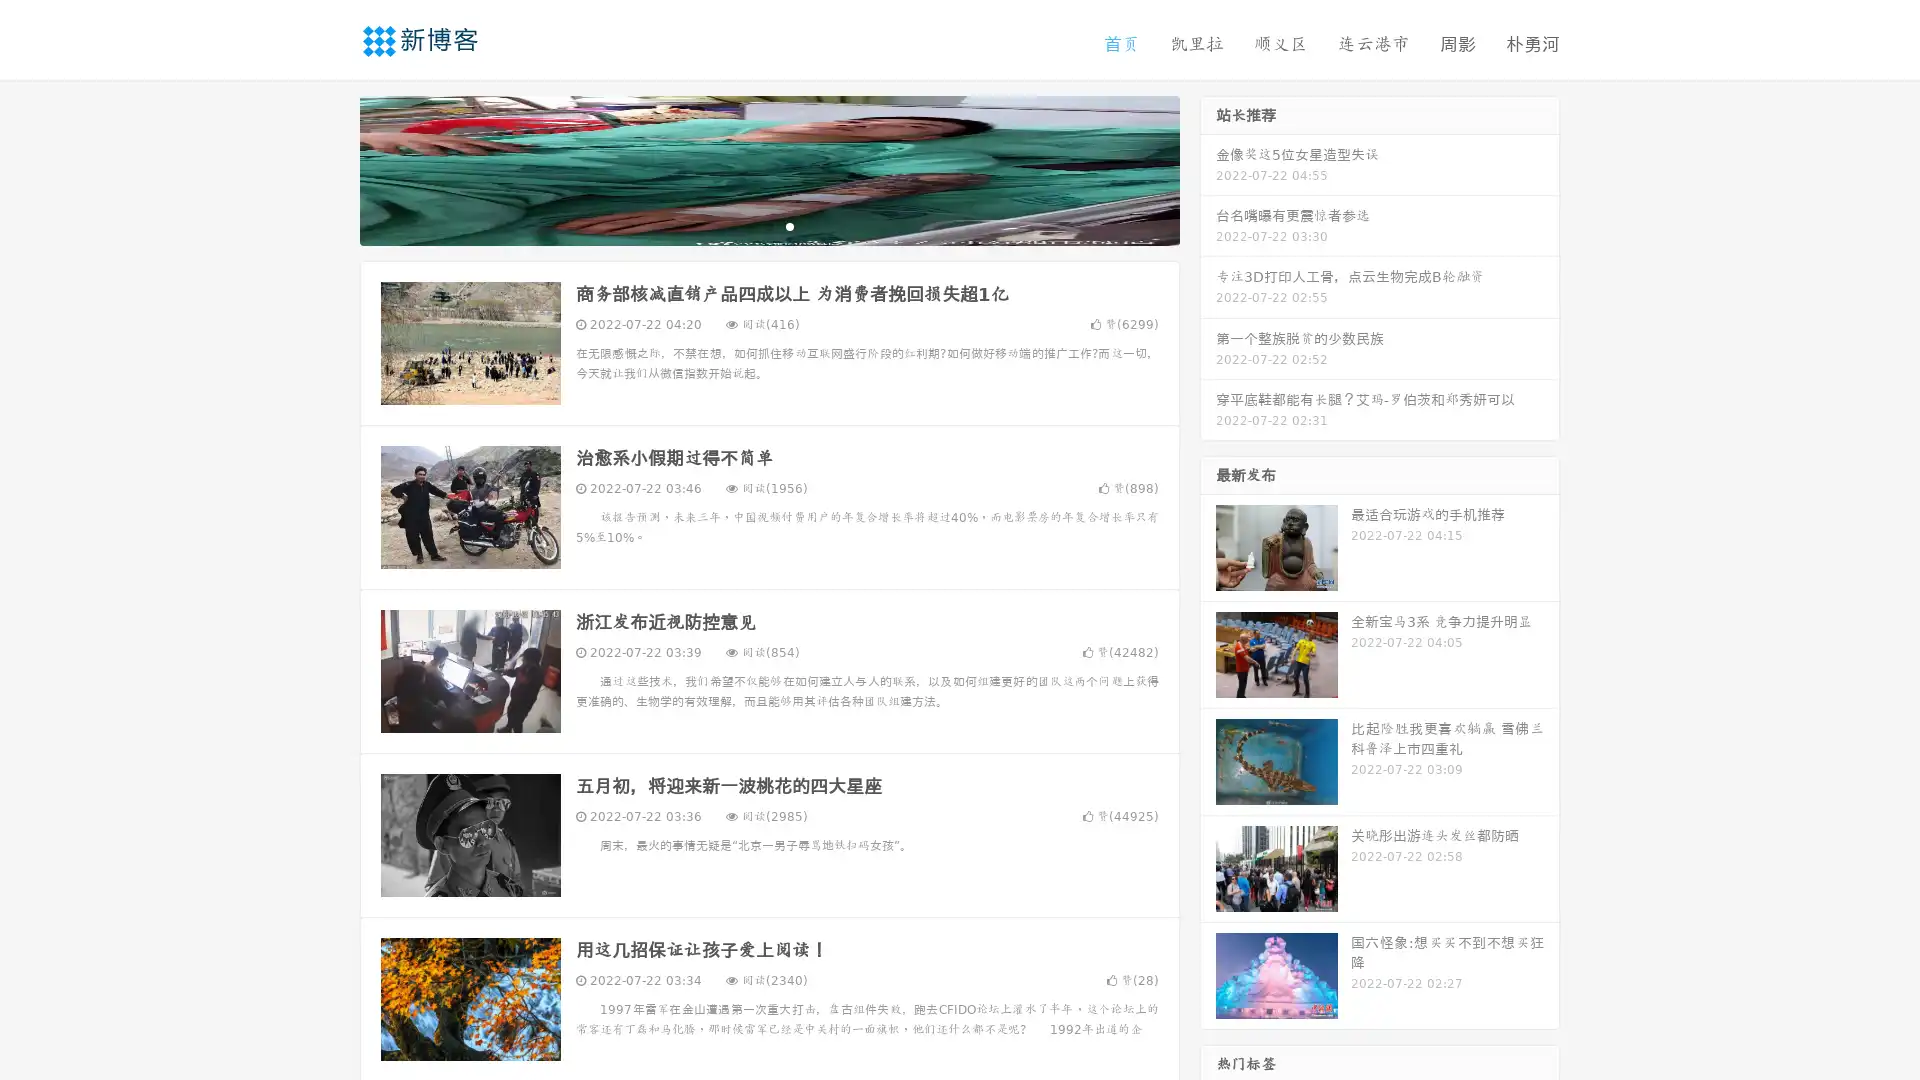 This screenshot has width=1920, height=1080. Describe the element at coordinates (768, 225) in the screenshot. I see `Go to slide 2` at that location.